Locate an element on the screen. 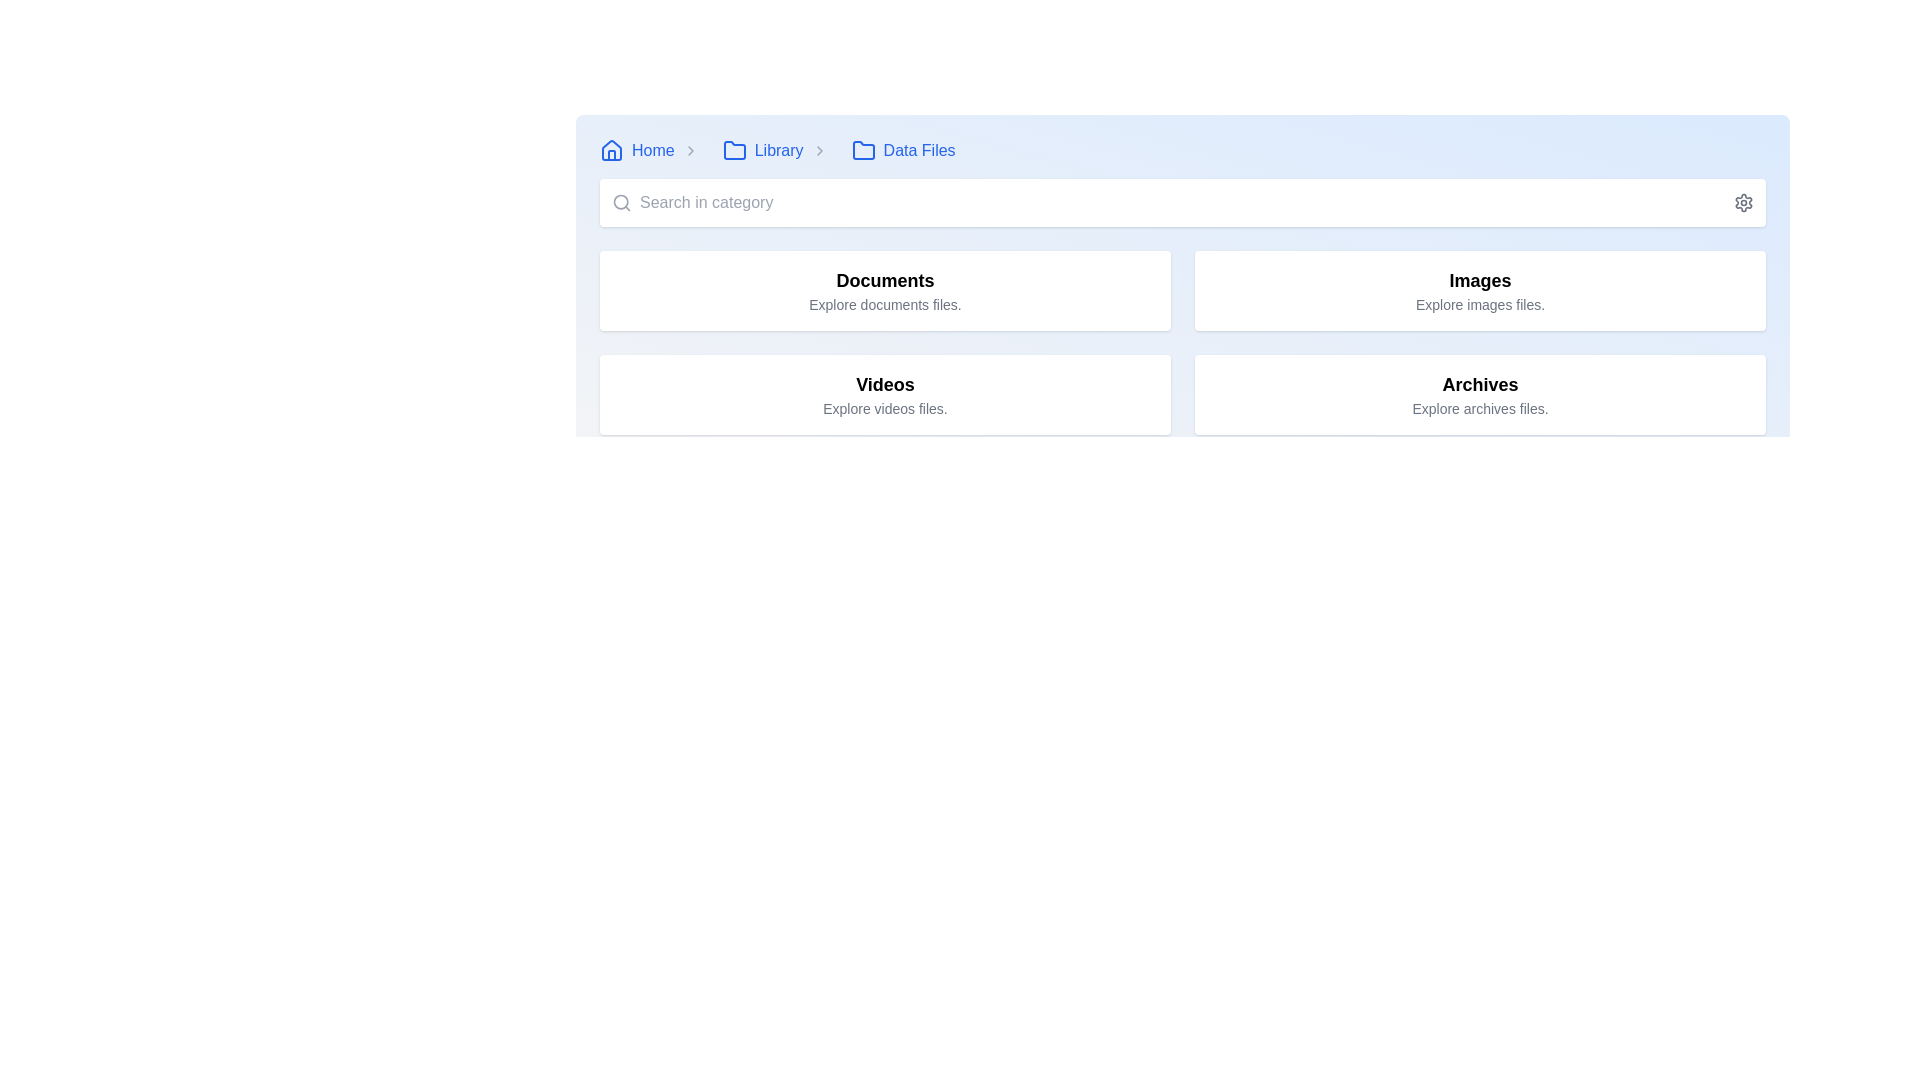 The width and height of the screenshot is (1920, 1080). the Card component located in the top-left quadrant of the grid is located at coordinates (884, 290).